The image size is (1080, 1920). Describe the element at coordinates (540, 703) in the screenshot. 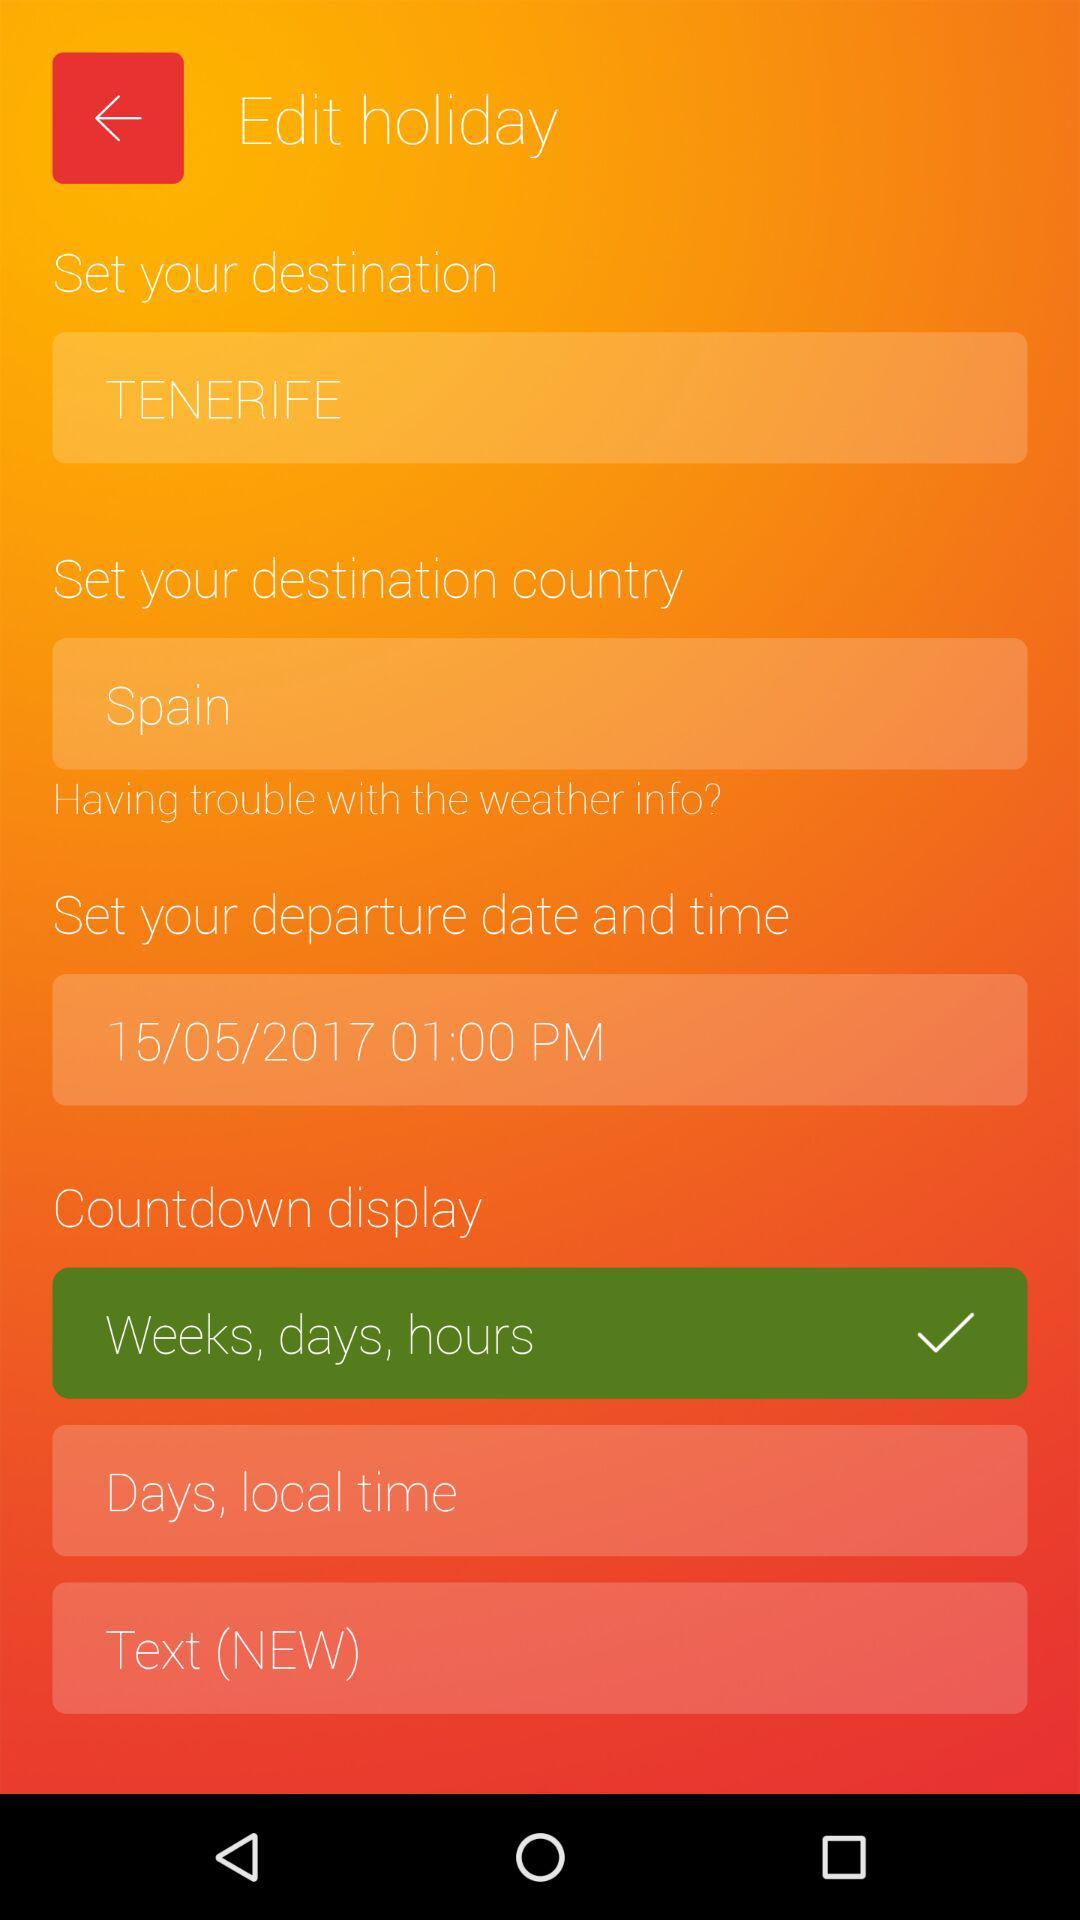

I see `spain` at that location.